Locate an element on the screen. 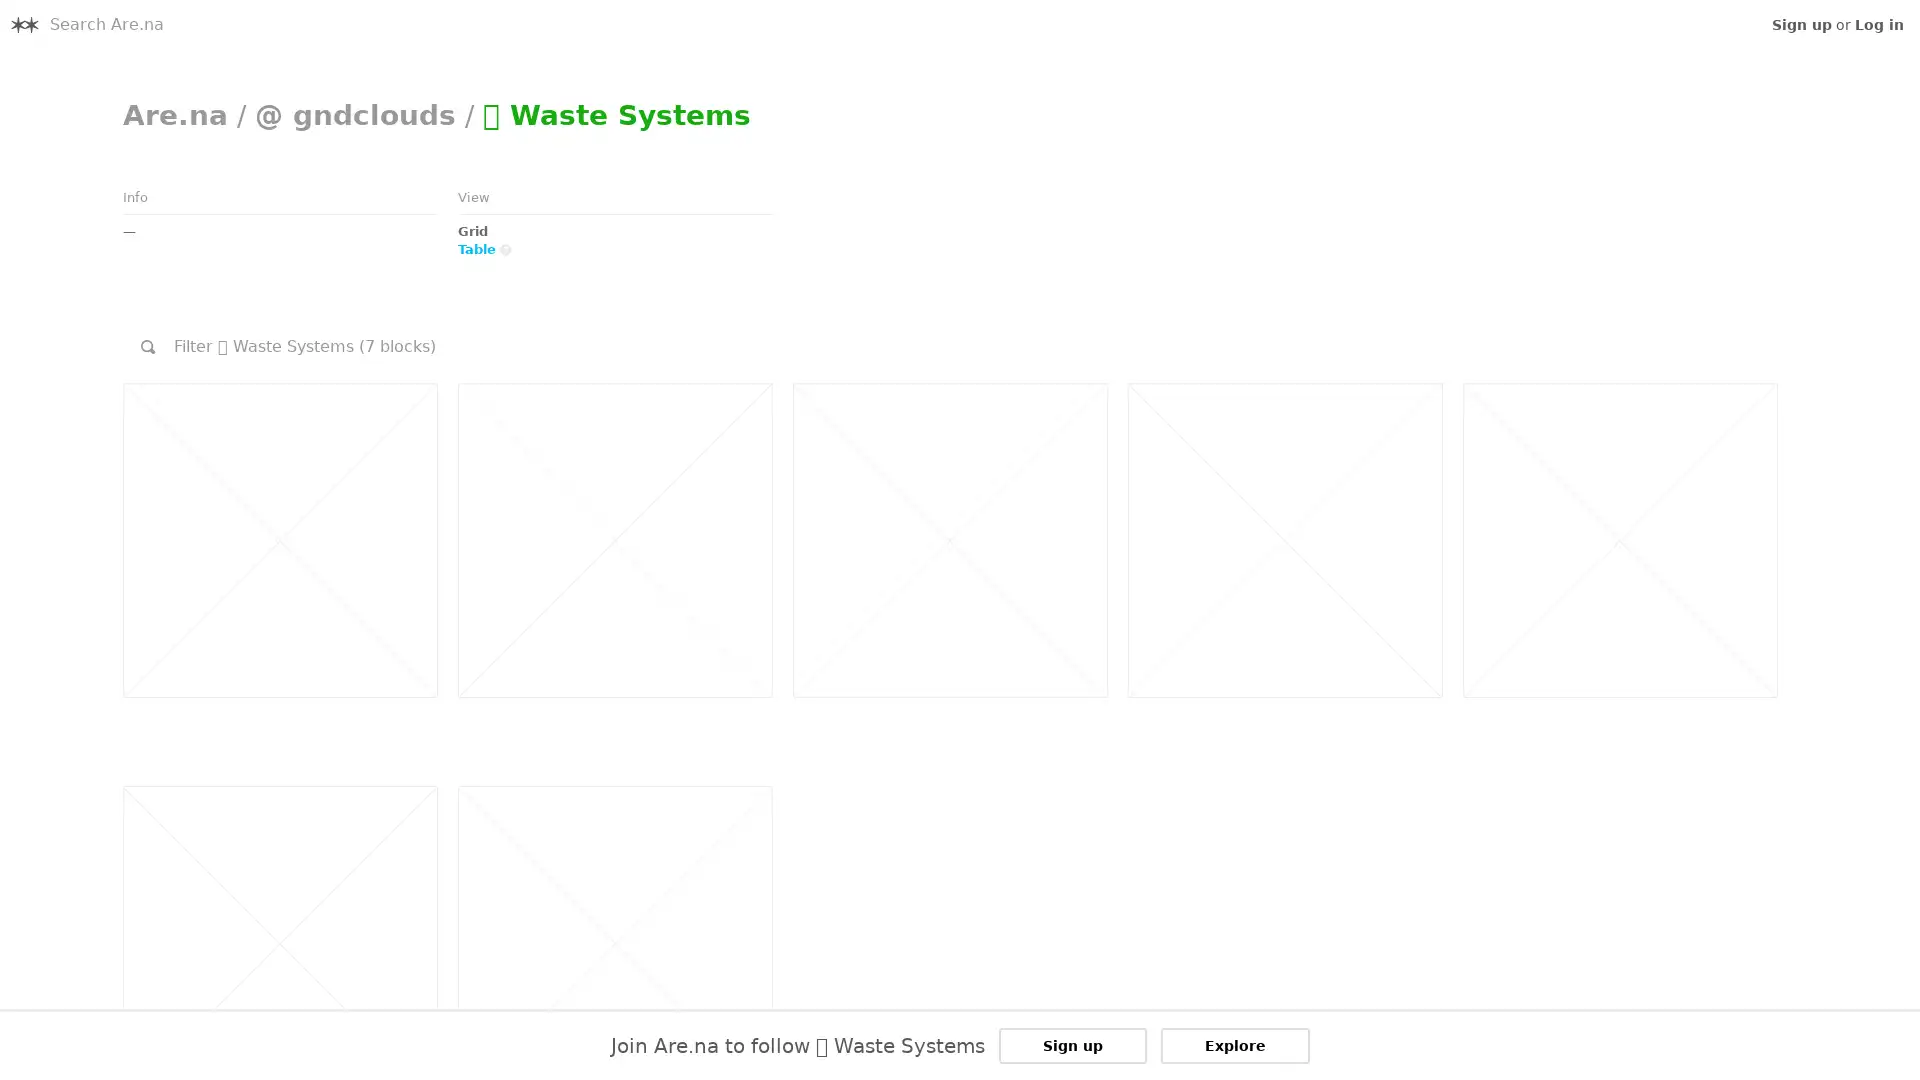  Link to Link: The Swedish recycling revolution is located at coordinates (1619, 540).